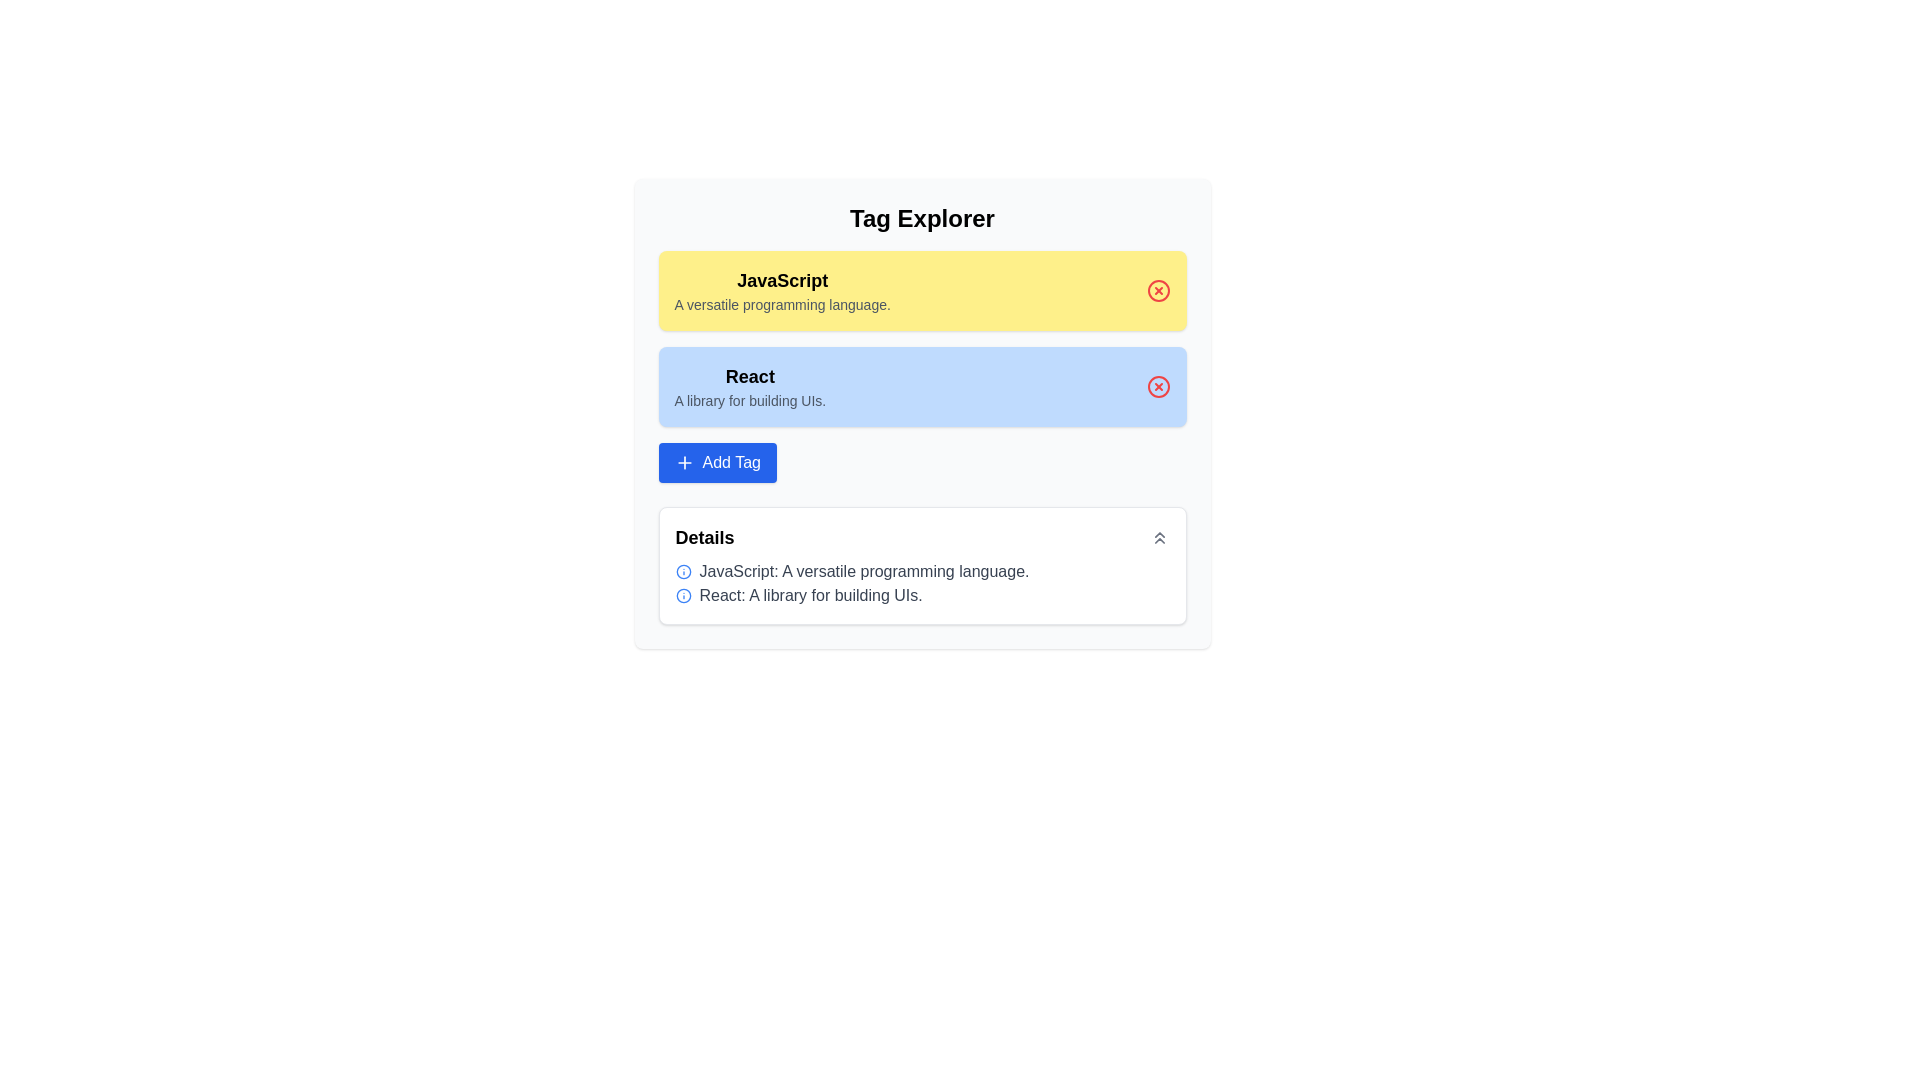 The width and height of the screenshot is (1920, 1080). What do you see at coordinates (717, 462) in the screenshot?
I see `the 'Add Tag' button with a blue background and white text, located below the 'React' section in the 'Tag Explorer' panel` at bounding box center [717, 462].